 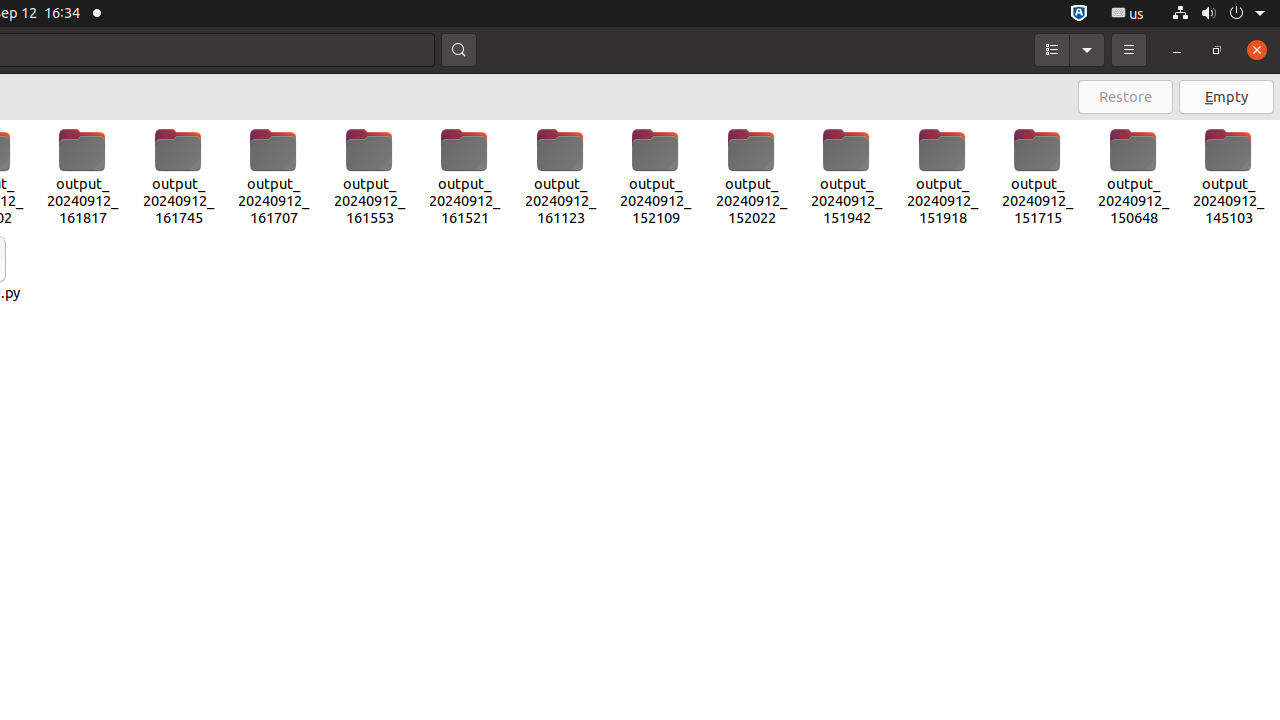 What do you see at coordinates (1133, 176) in the screenshot?
I see `'output_20240912_150648'` at bounding box center [1133, 176].